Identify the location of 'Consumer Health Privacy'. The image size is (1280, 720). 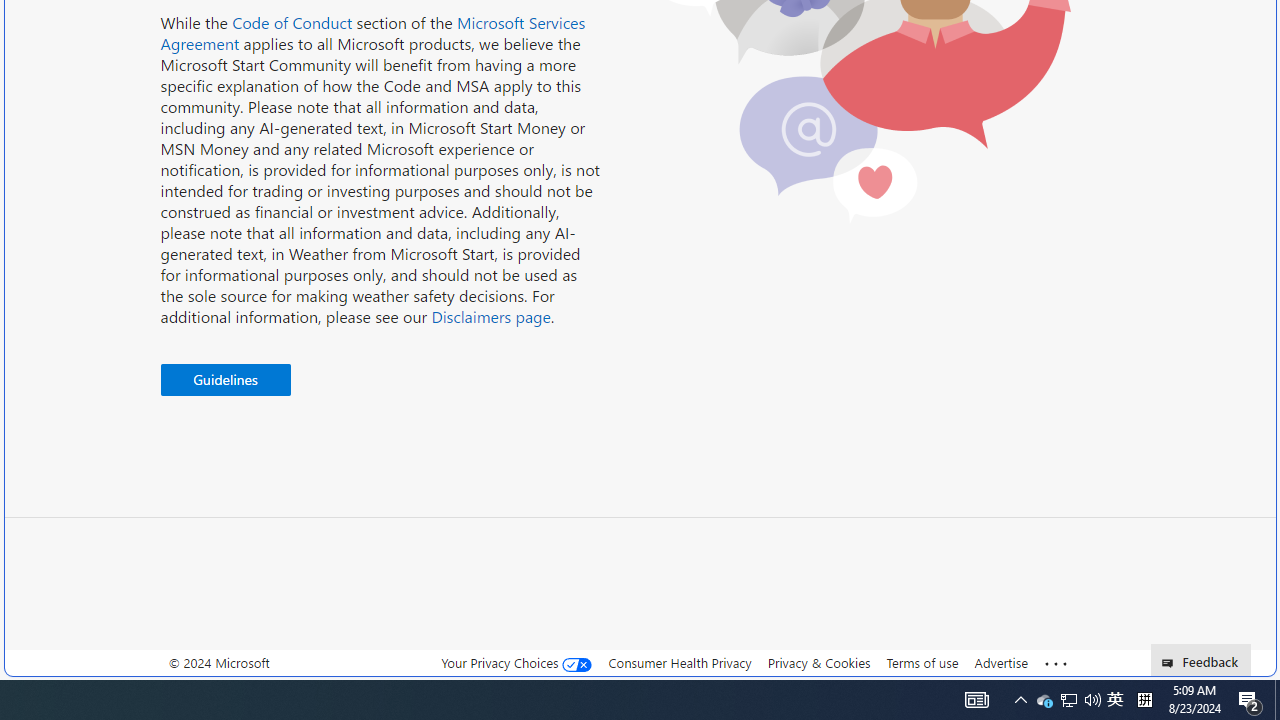
(680, 662).